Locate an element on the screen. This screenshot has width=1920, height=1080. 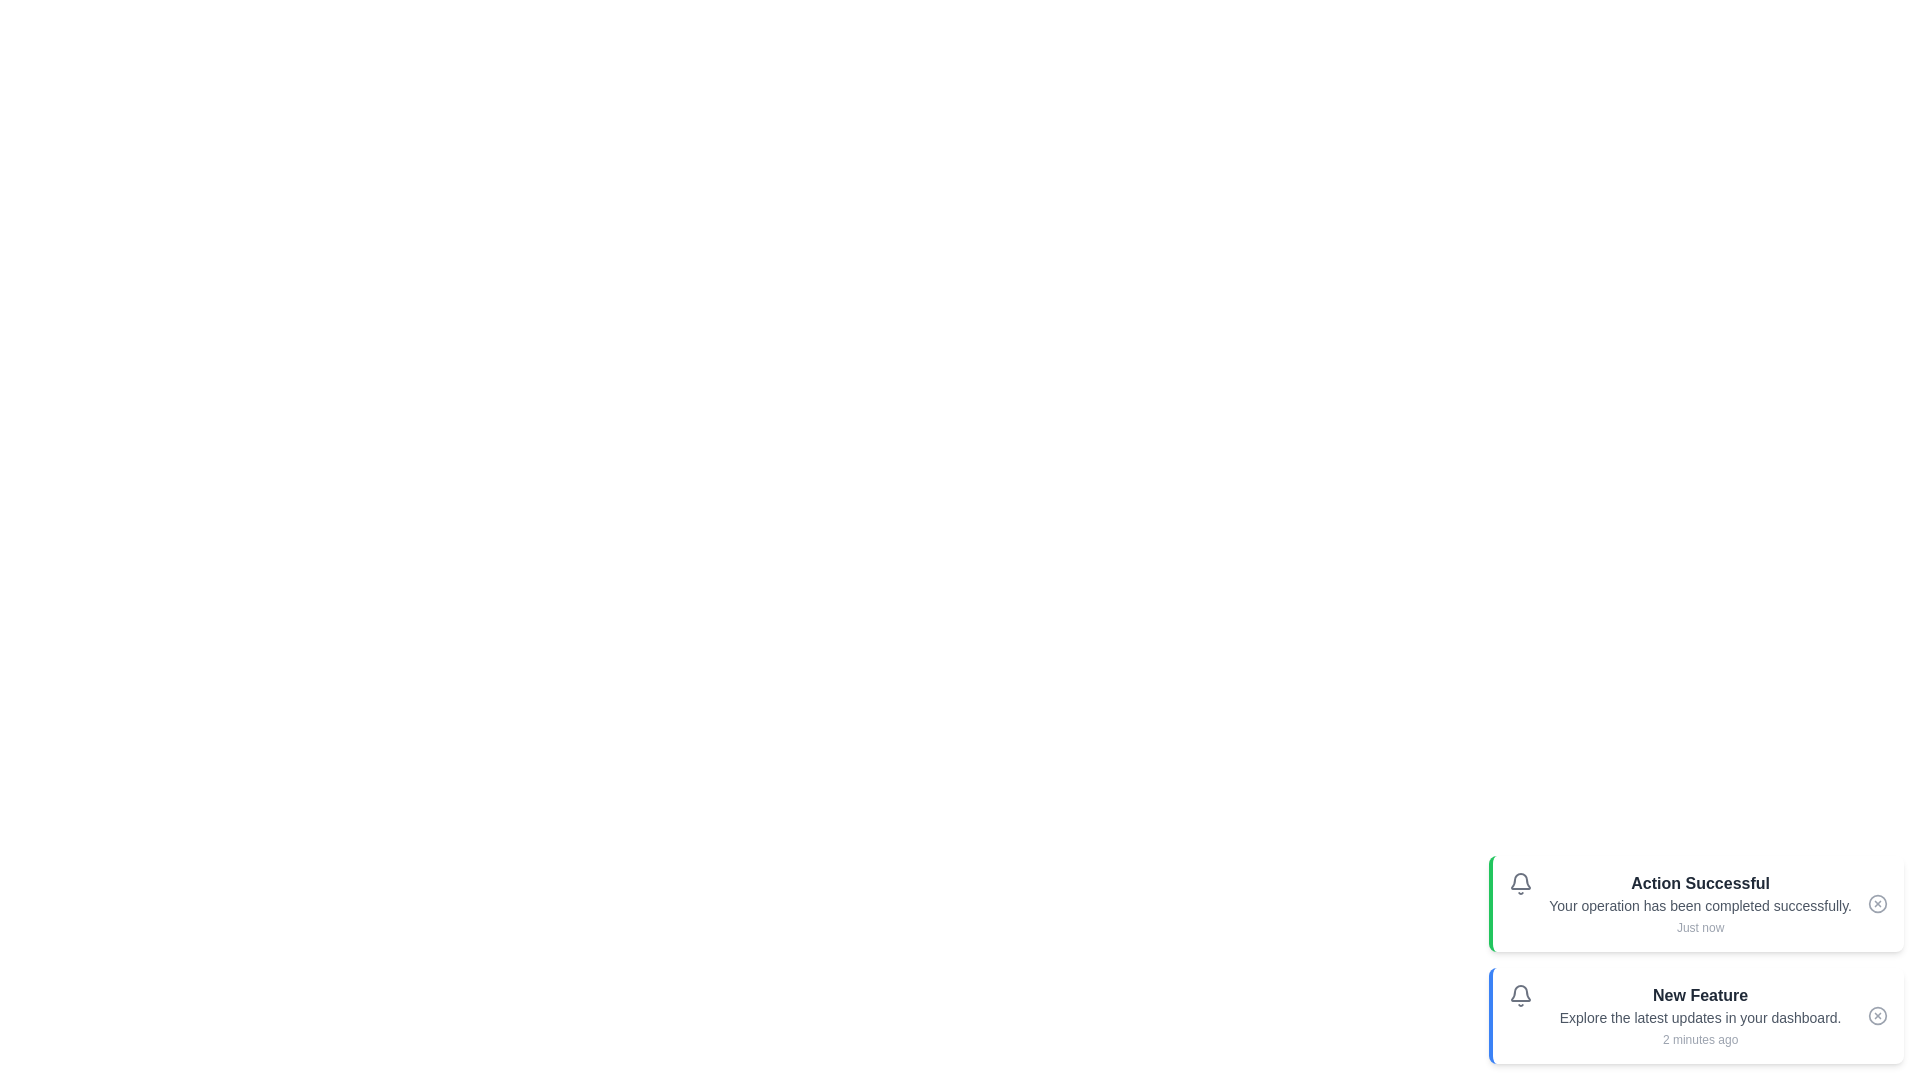
the text label displaying 'Action Successful' in bold, dark gray font, located inside the upper notification card with a green side border is located at coordinates (1699, 882).